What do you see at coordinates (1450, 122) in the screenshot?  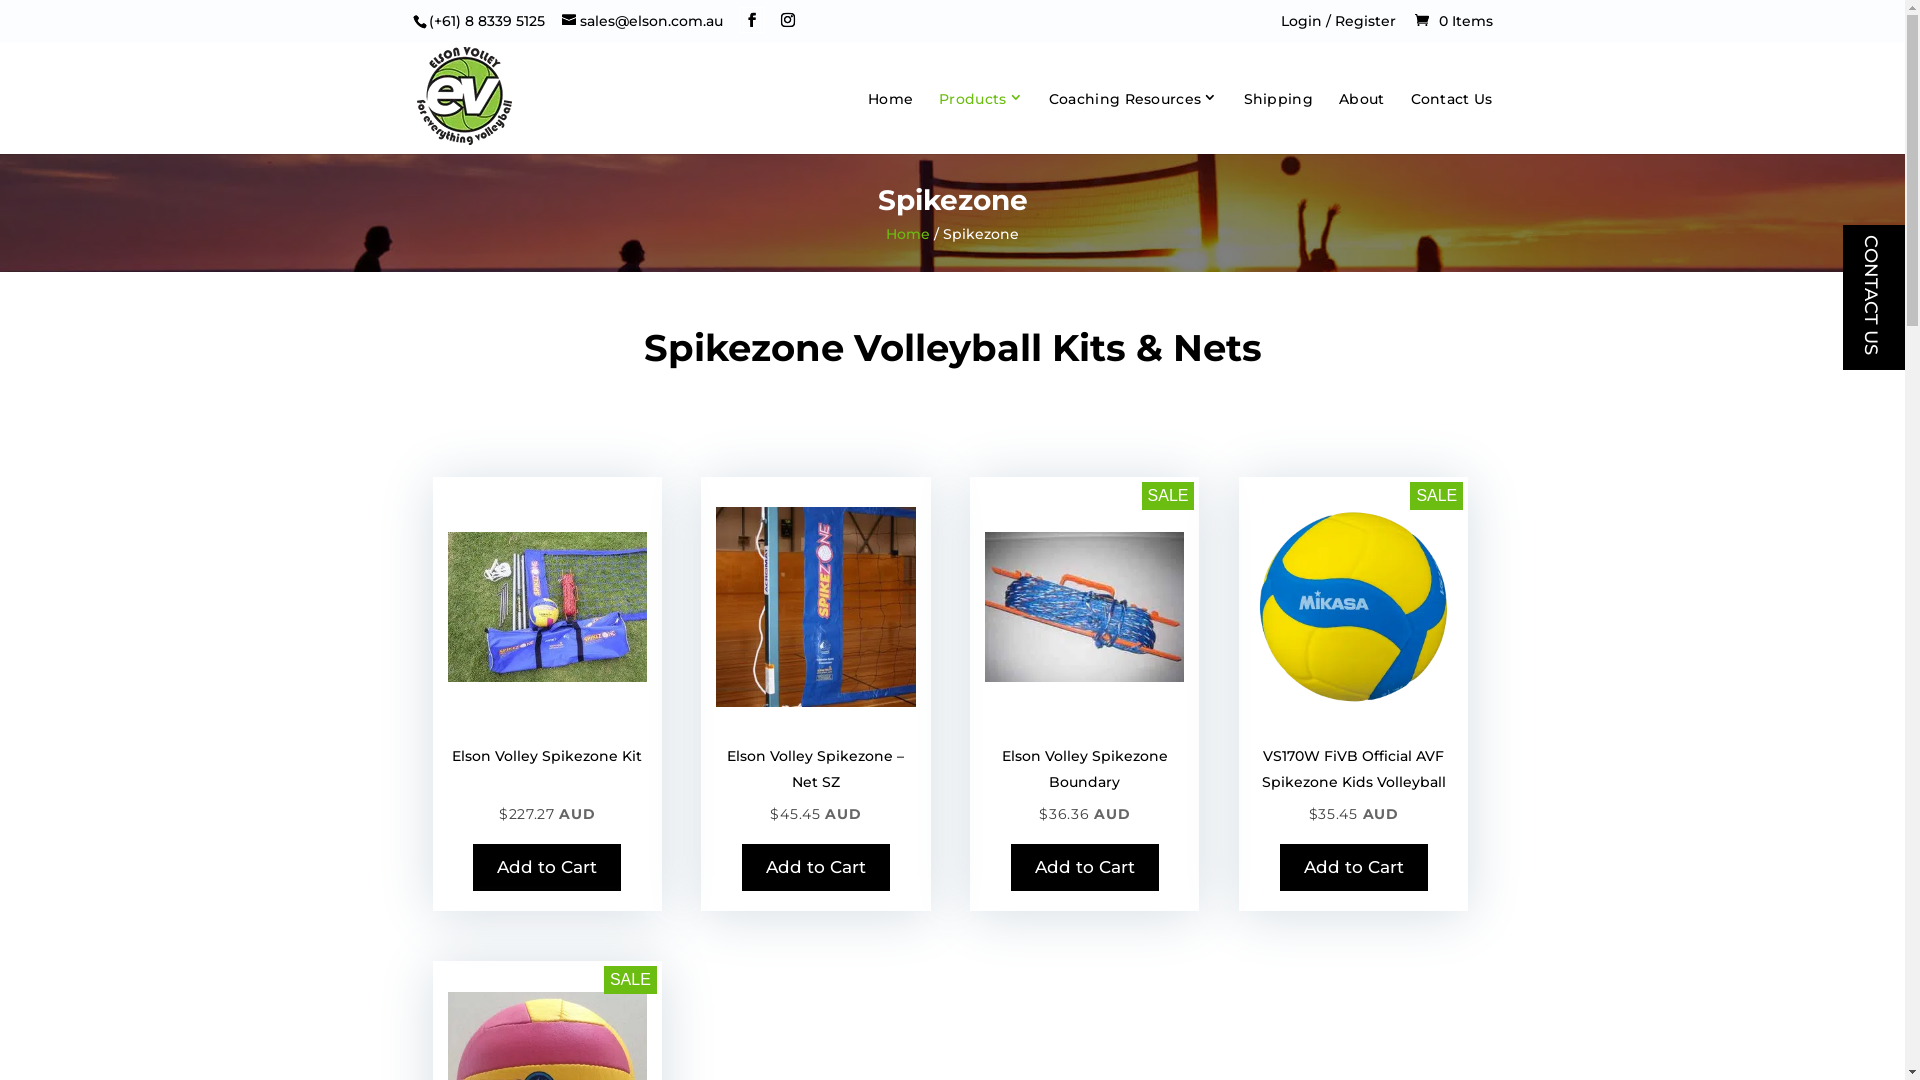 I see `'Contact Us'` at bounding box center [1450, 122].